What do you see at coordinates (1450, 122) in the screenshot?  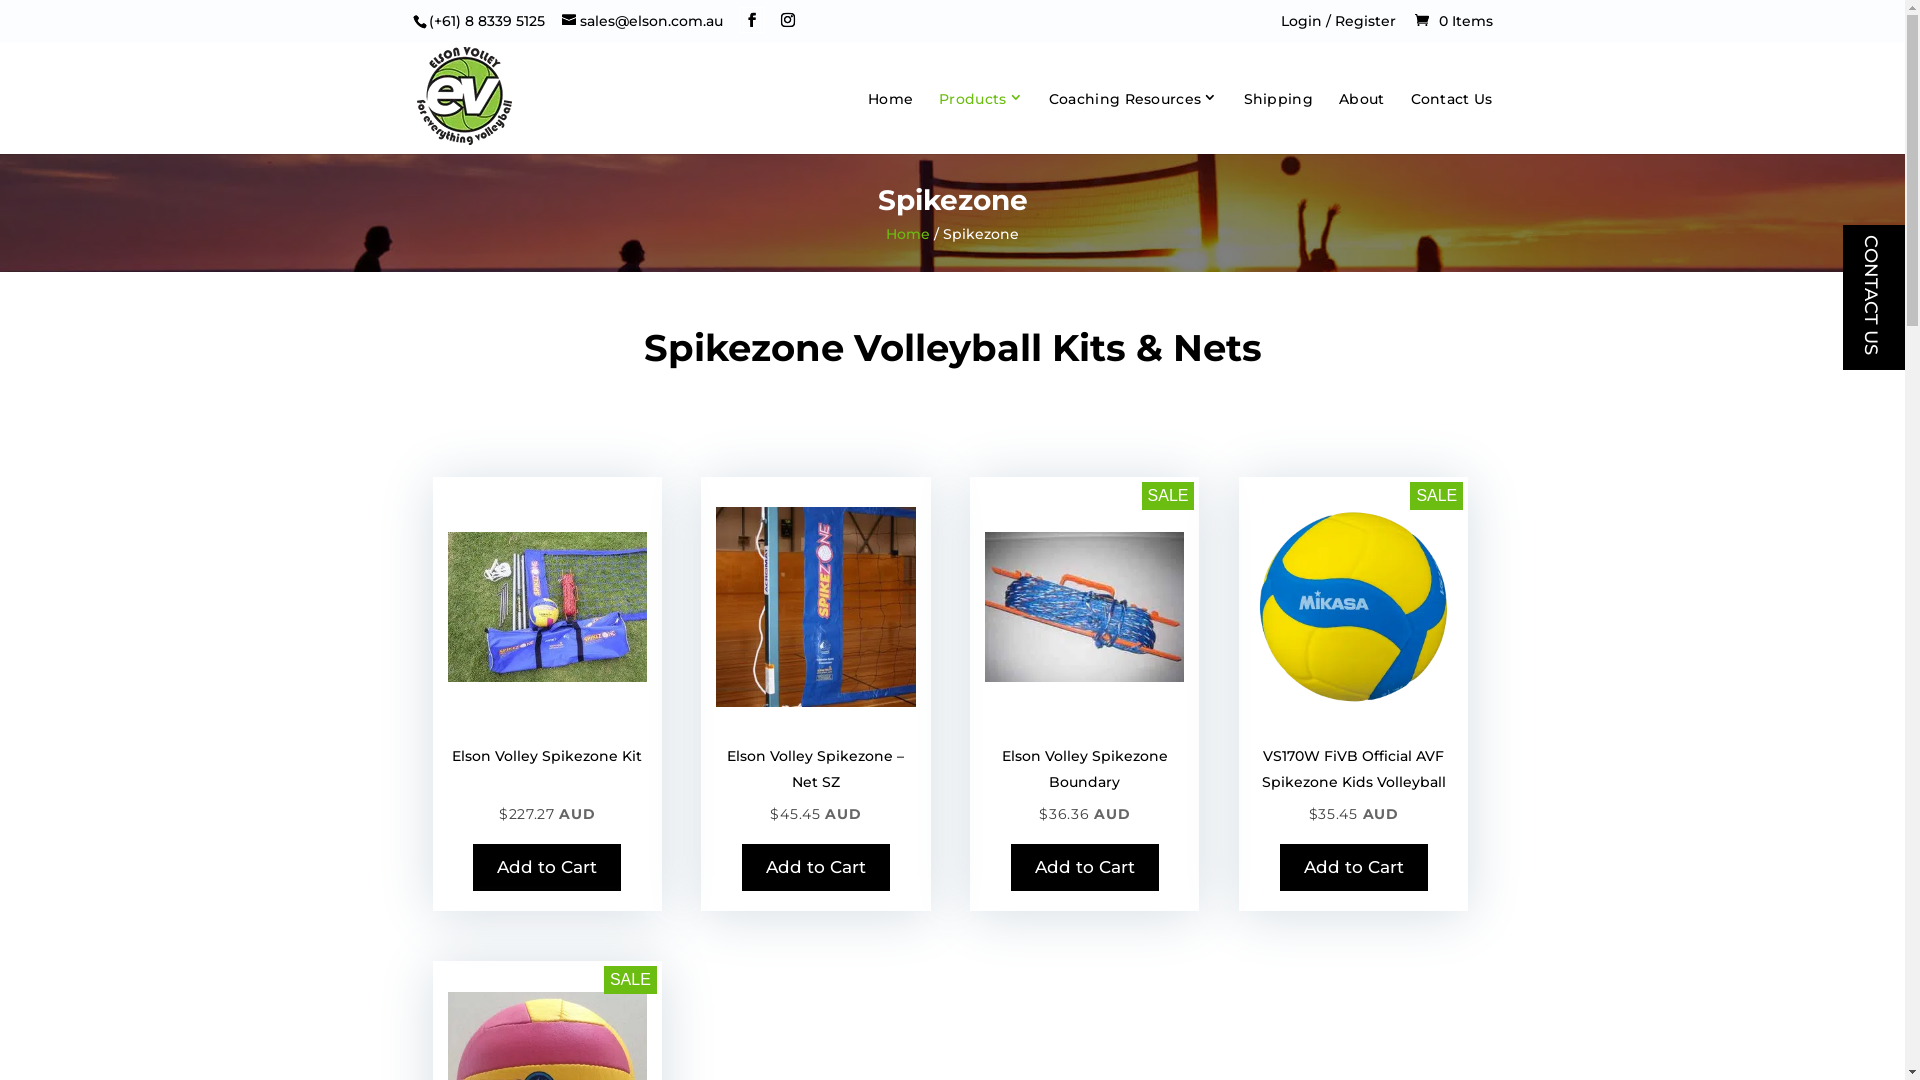 I see `'Contact Us'` at bounding box center [1450, 122].